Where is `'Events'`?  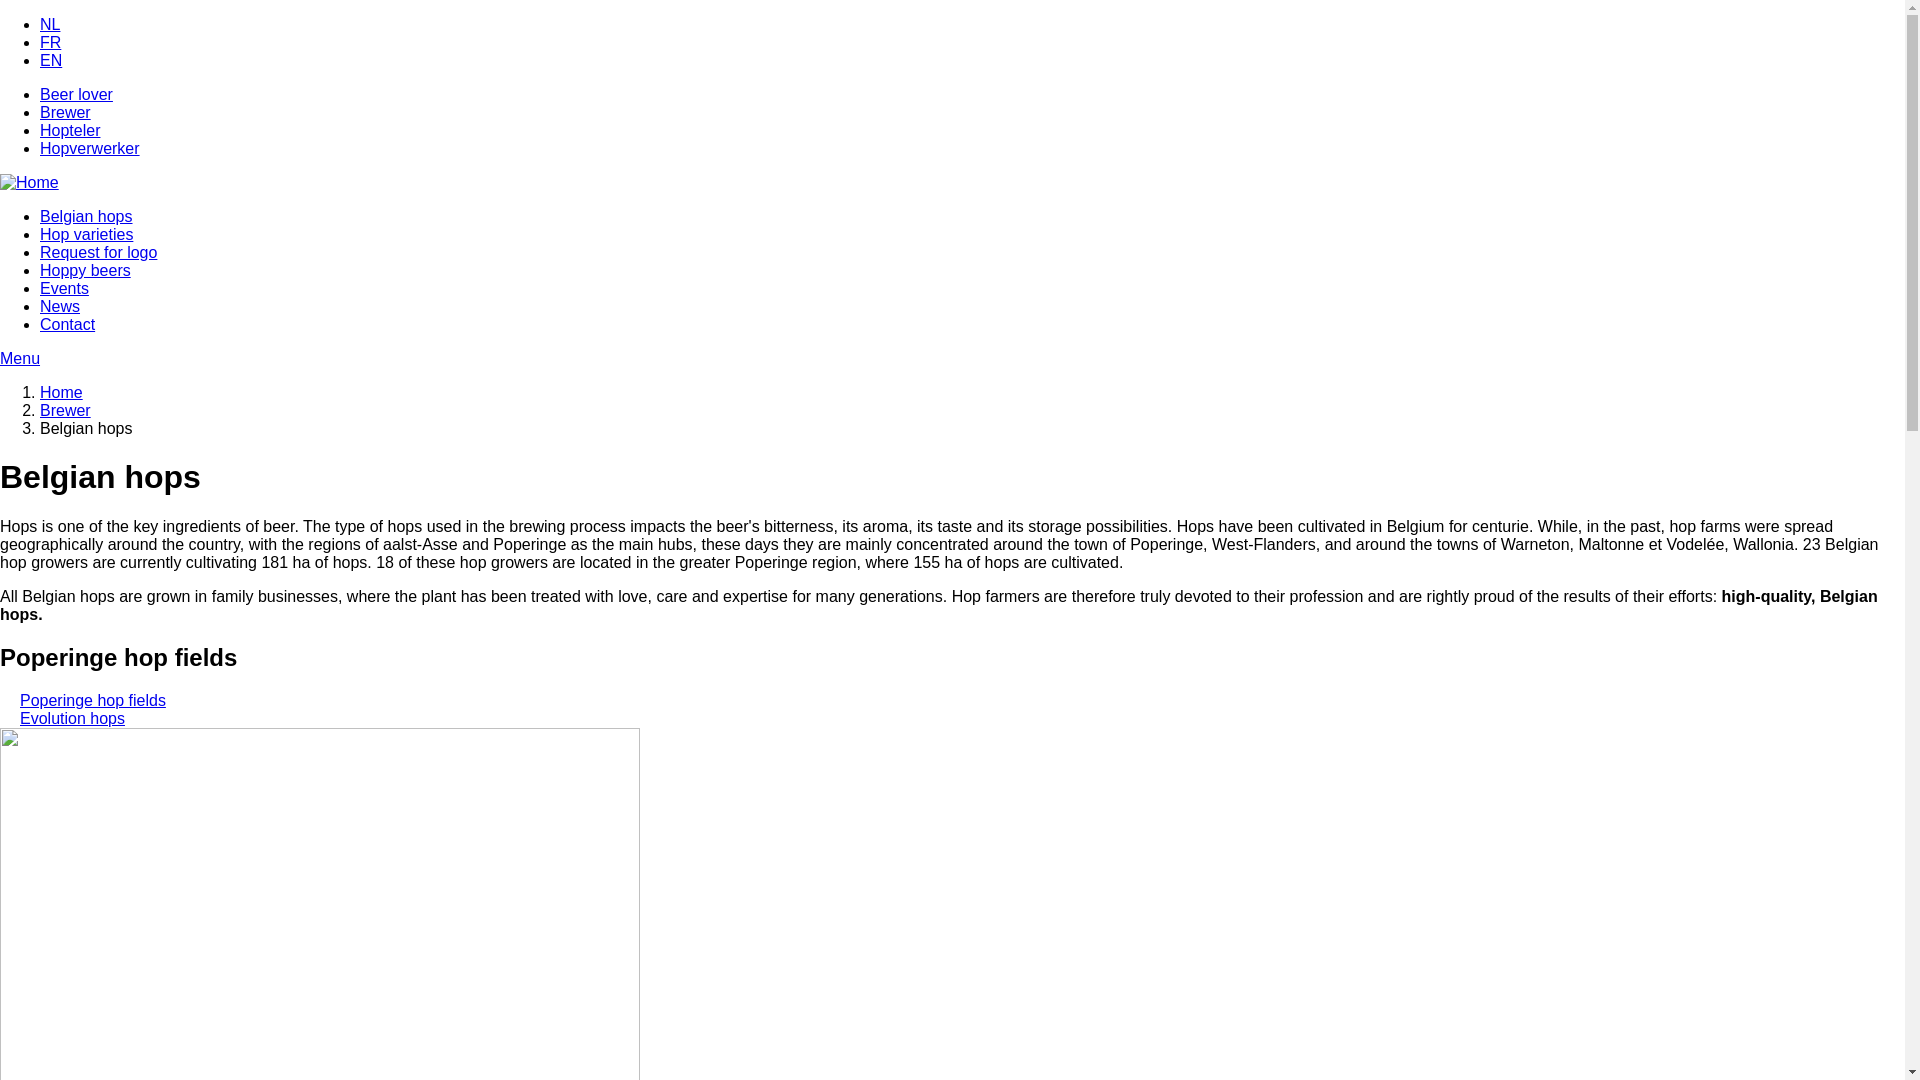
'Events' is located at coordinates (64, 288).